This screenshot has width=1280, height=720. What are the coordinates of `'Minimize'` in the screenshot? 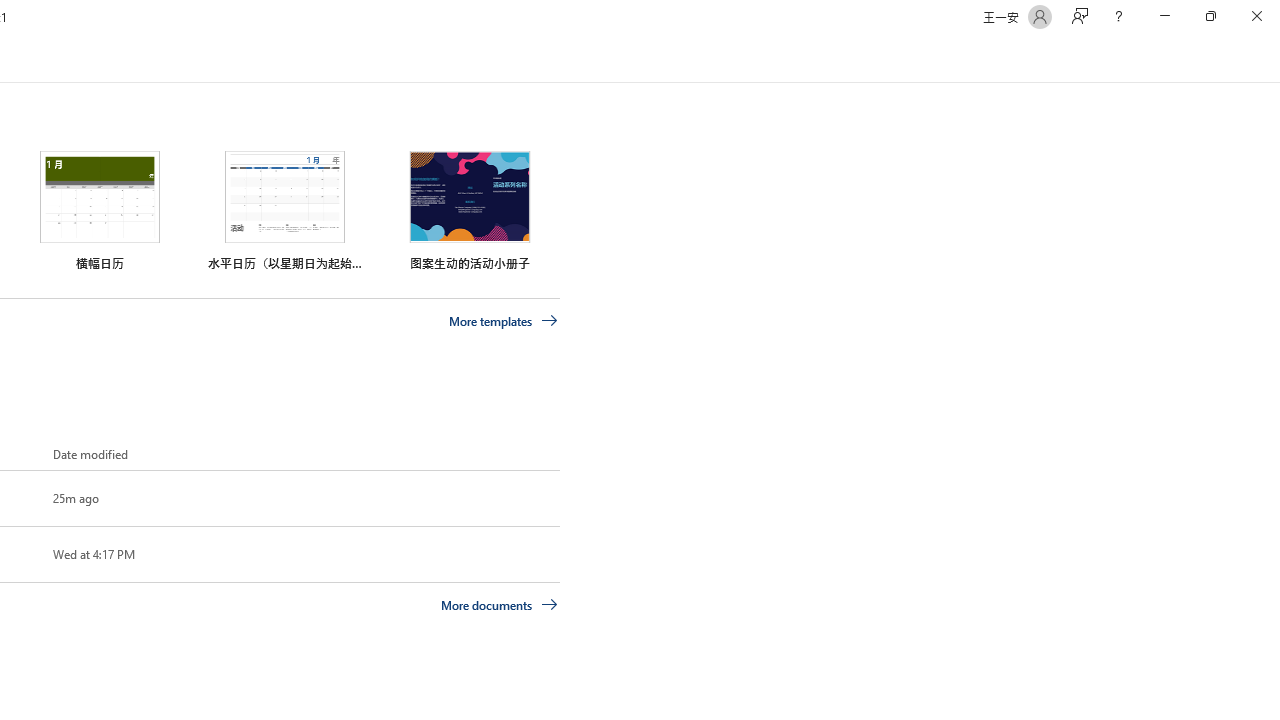 It's located at (1164, 16).